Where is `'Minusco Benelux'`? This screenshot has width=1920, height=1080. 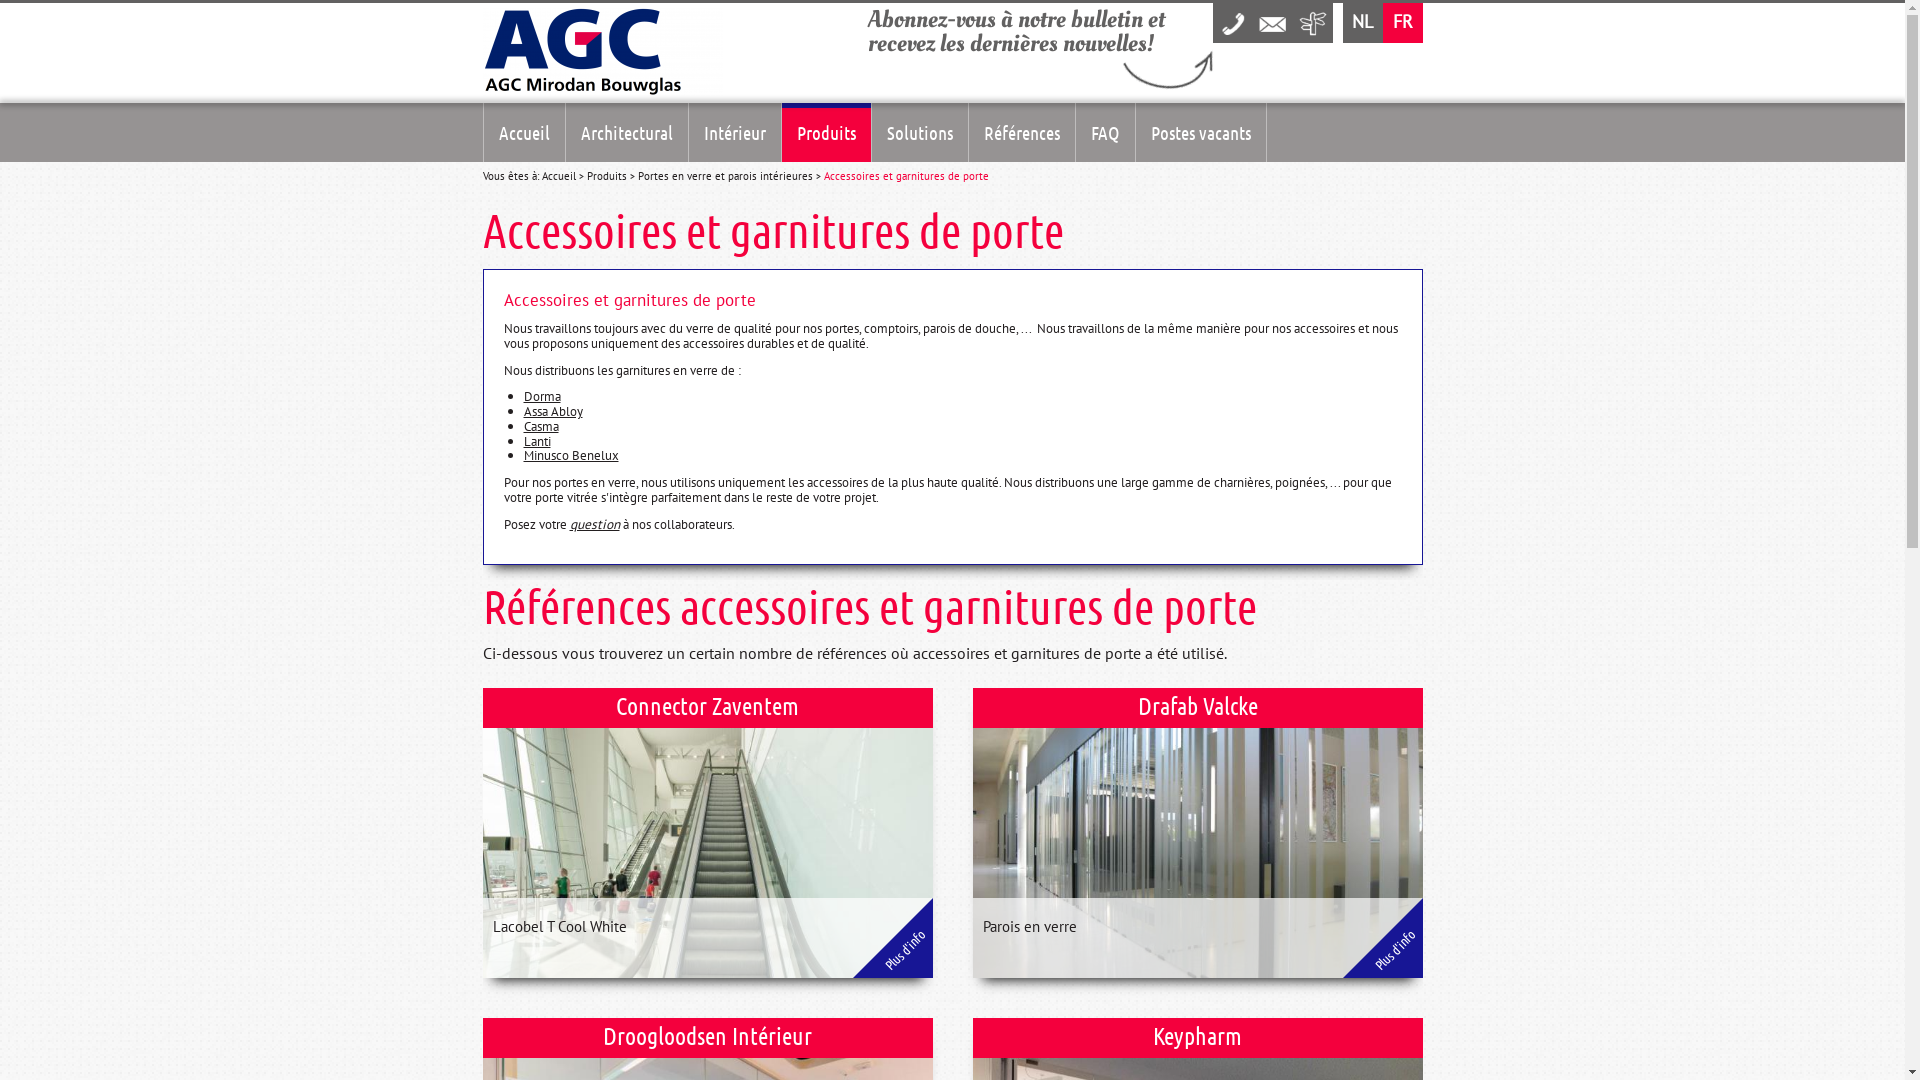 'Minusco Benelux' is located at coordinates (523, 455).